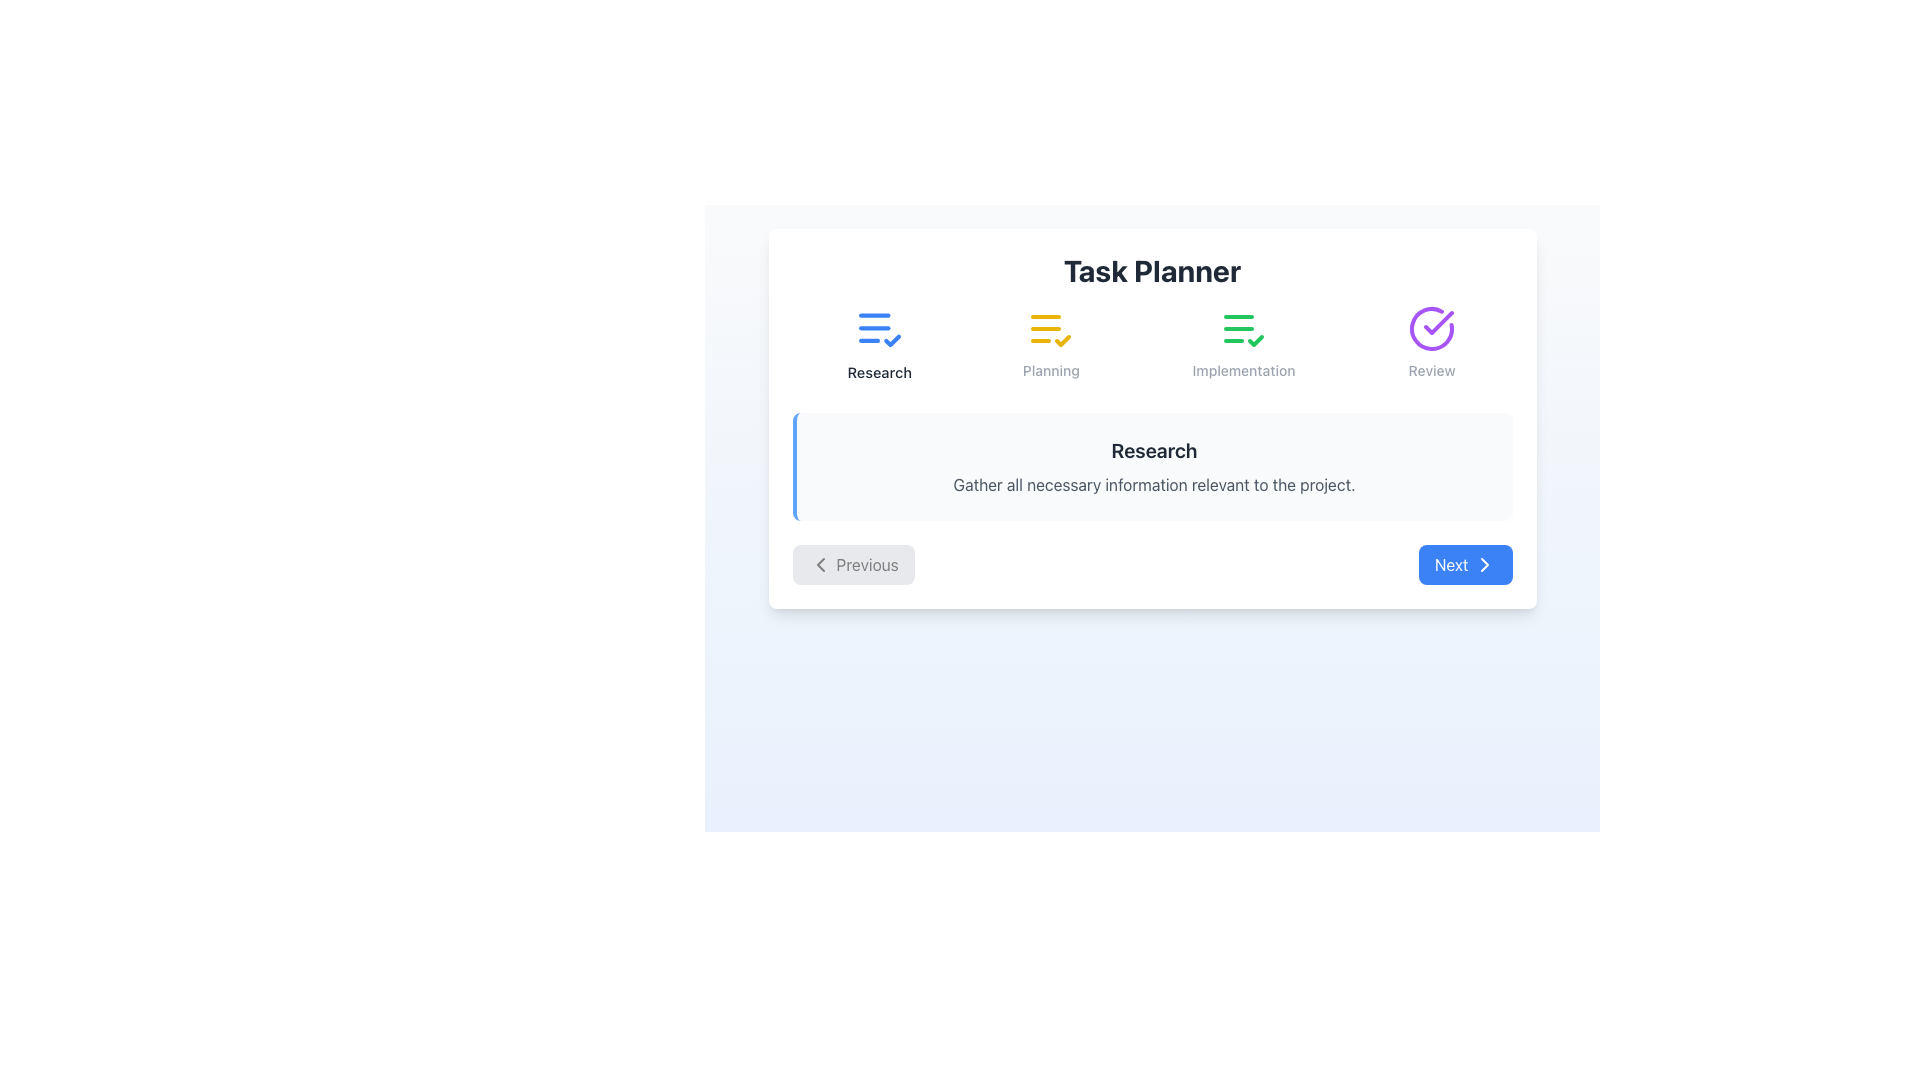  Describe the element at coordinates (1050, 342) in the screenshot. I see `the 'Planning' icon, which features three horizontal yellow lines and a checkmark` at that location.